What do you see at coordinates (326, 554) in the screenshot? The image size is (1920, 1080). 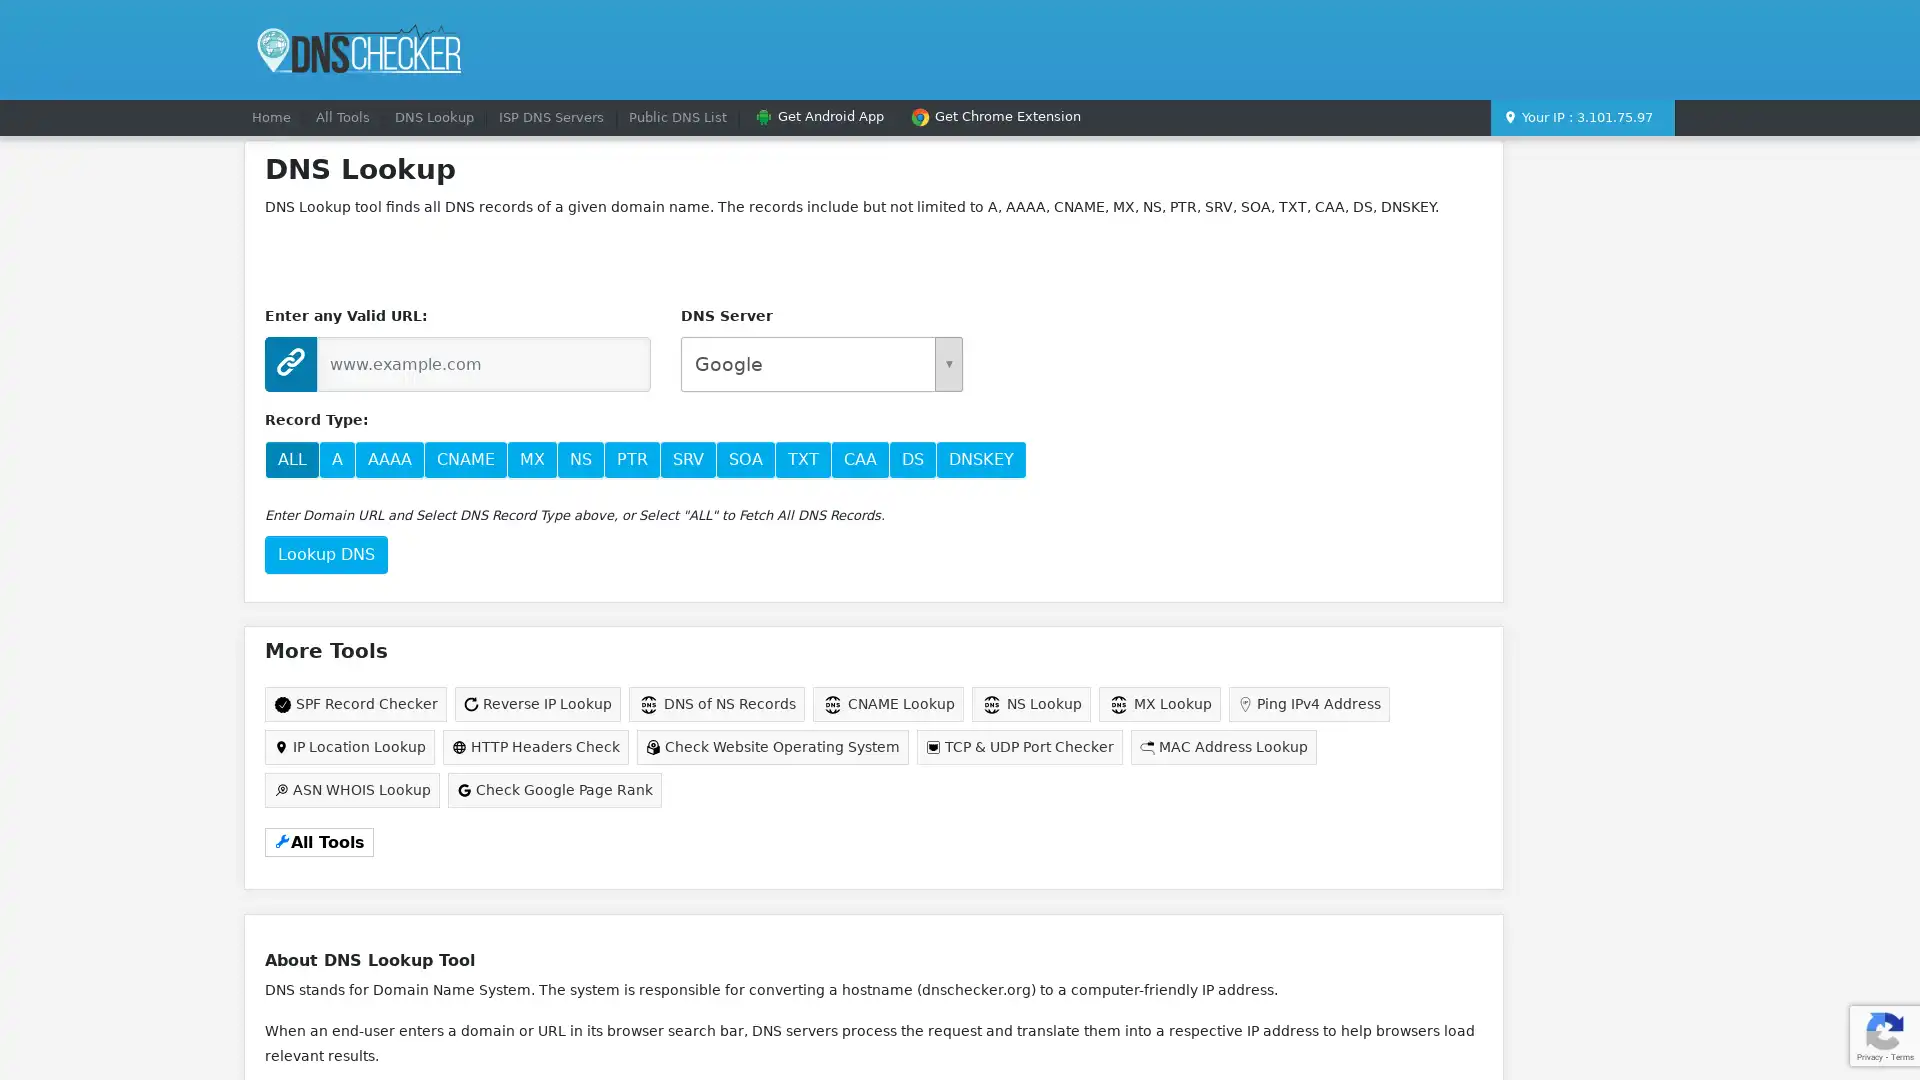 I see `Lookup DNS` at bounding box center [326, 554].